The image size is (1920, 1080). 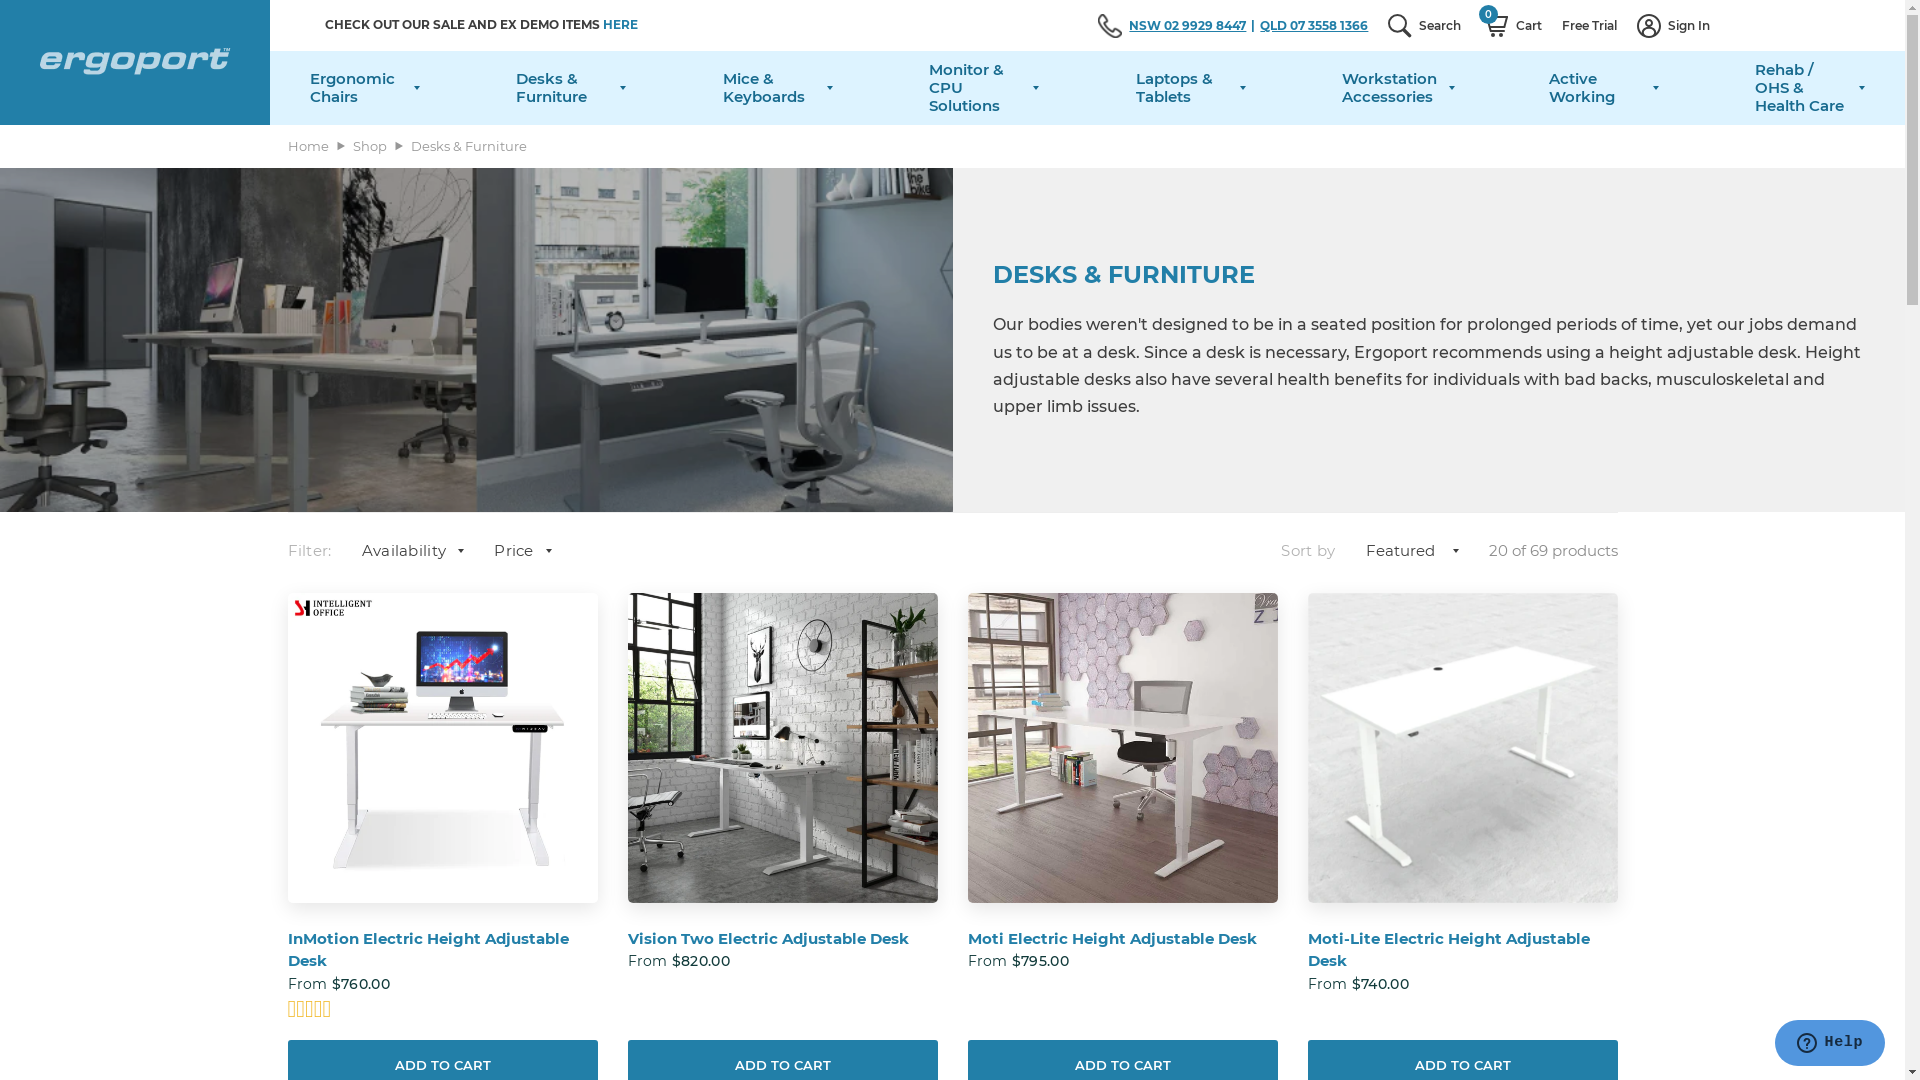 I want to click on 'Sign In', so click(x=1673, y=25).